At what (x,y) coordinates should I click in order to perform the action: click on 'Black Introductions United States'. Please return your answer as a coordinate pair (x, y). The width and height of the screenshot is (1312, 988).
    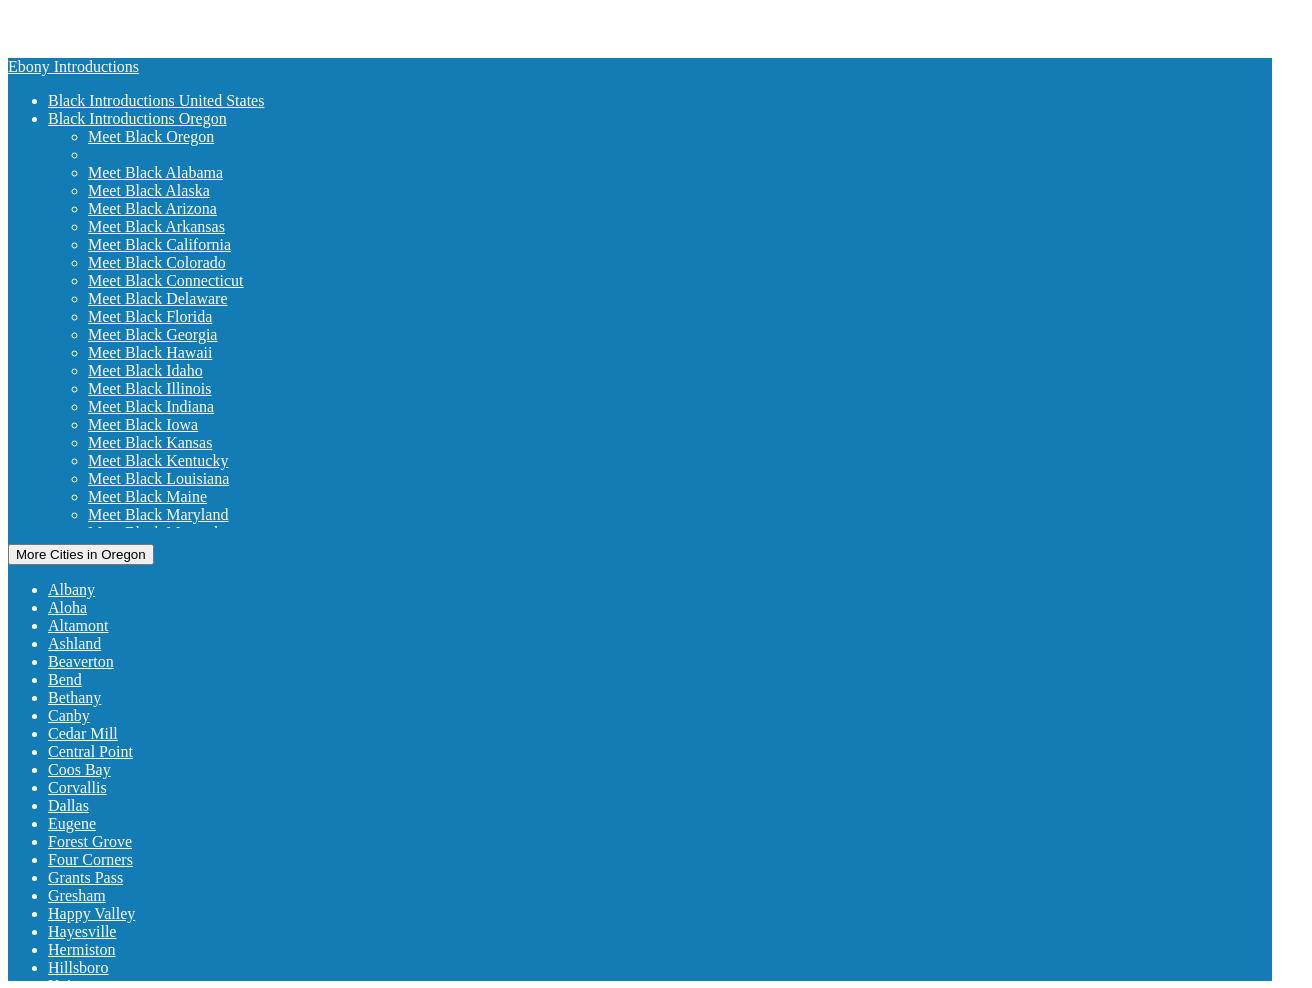
    Looking at the image, I should click on (48, 100).